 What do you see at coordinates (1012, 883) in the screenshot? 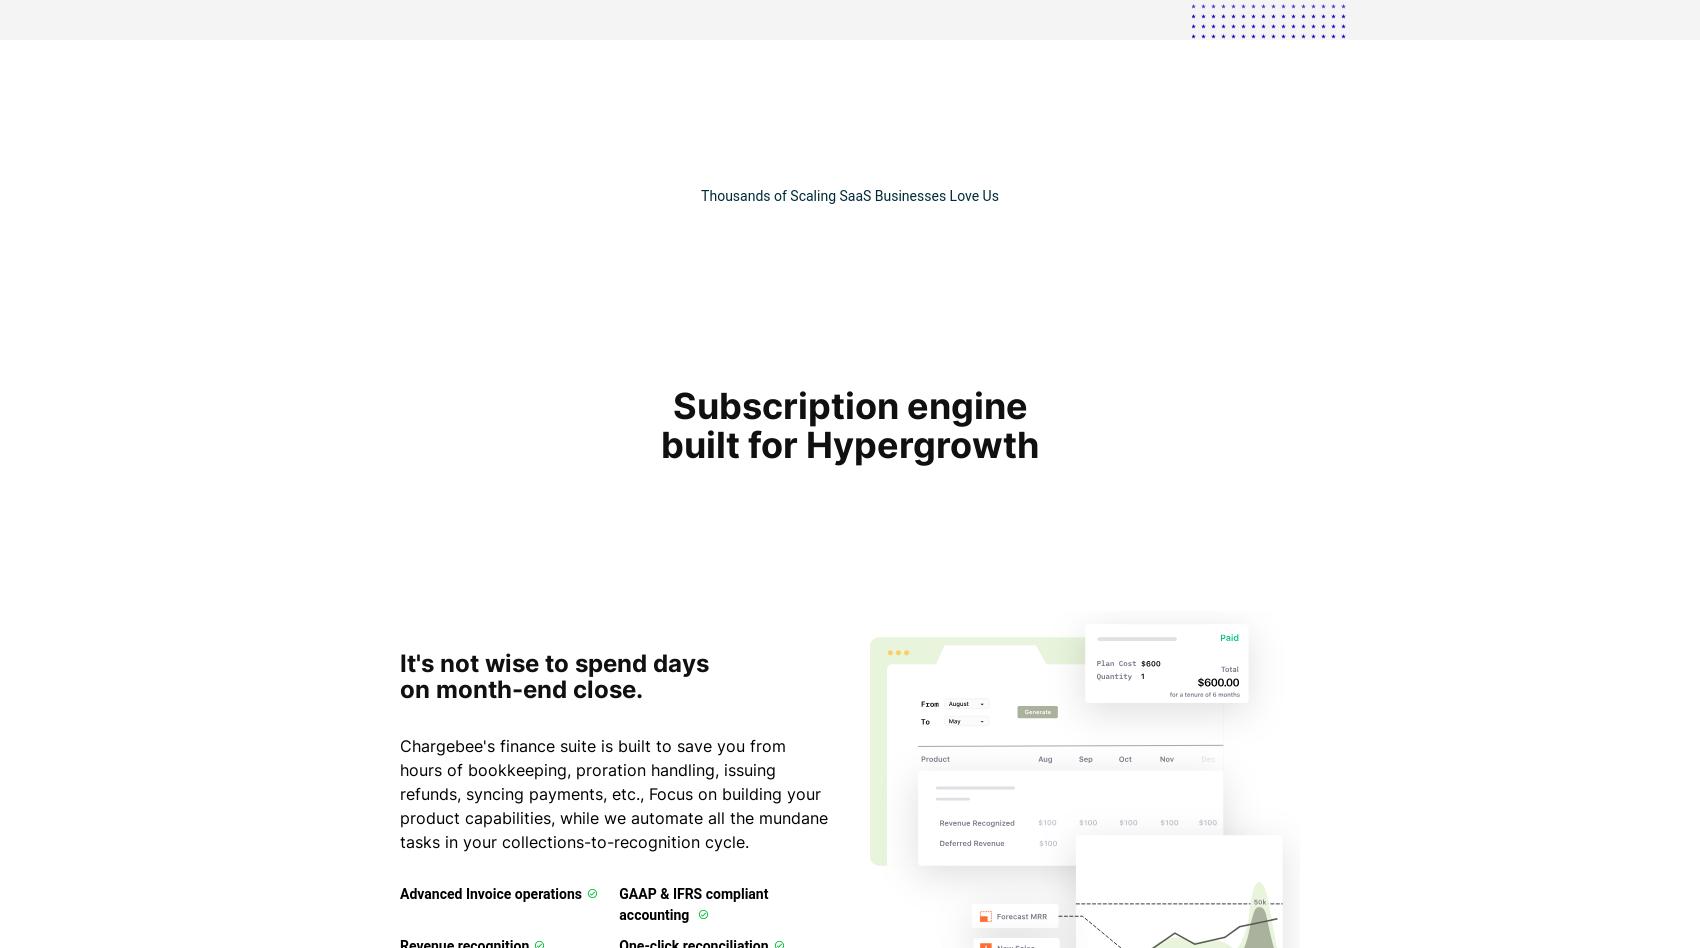
I see `'Chargebee scores 92% for the best results against the industry average of 81%. Our users believe that Chargebee is headed in the best possible direction!'` at bounding box center [1012, 883].